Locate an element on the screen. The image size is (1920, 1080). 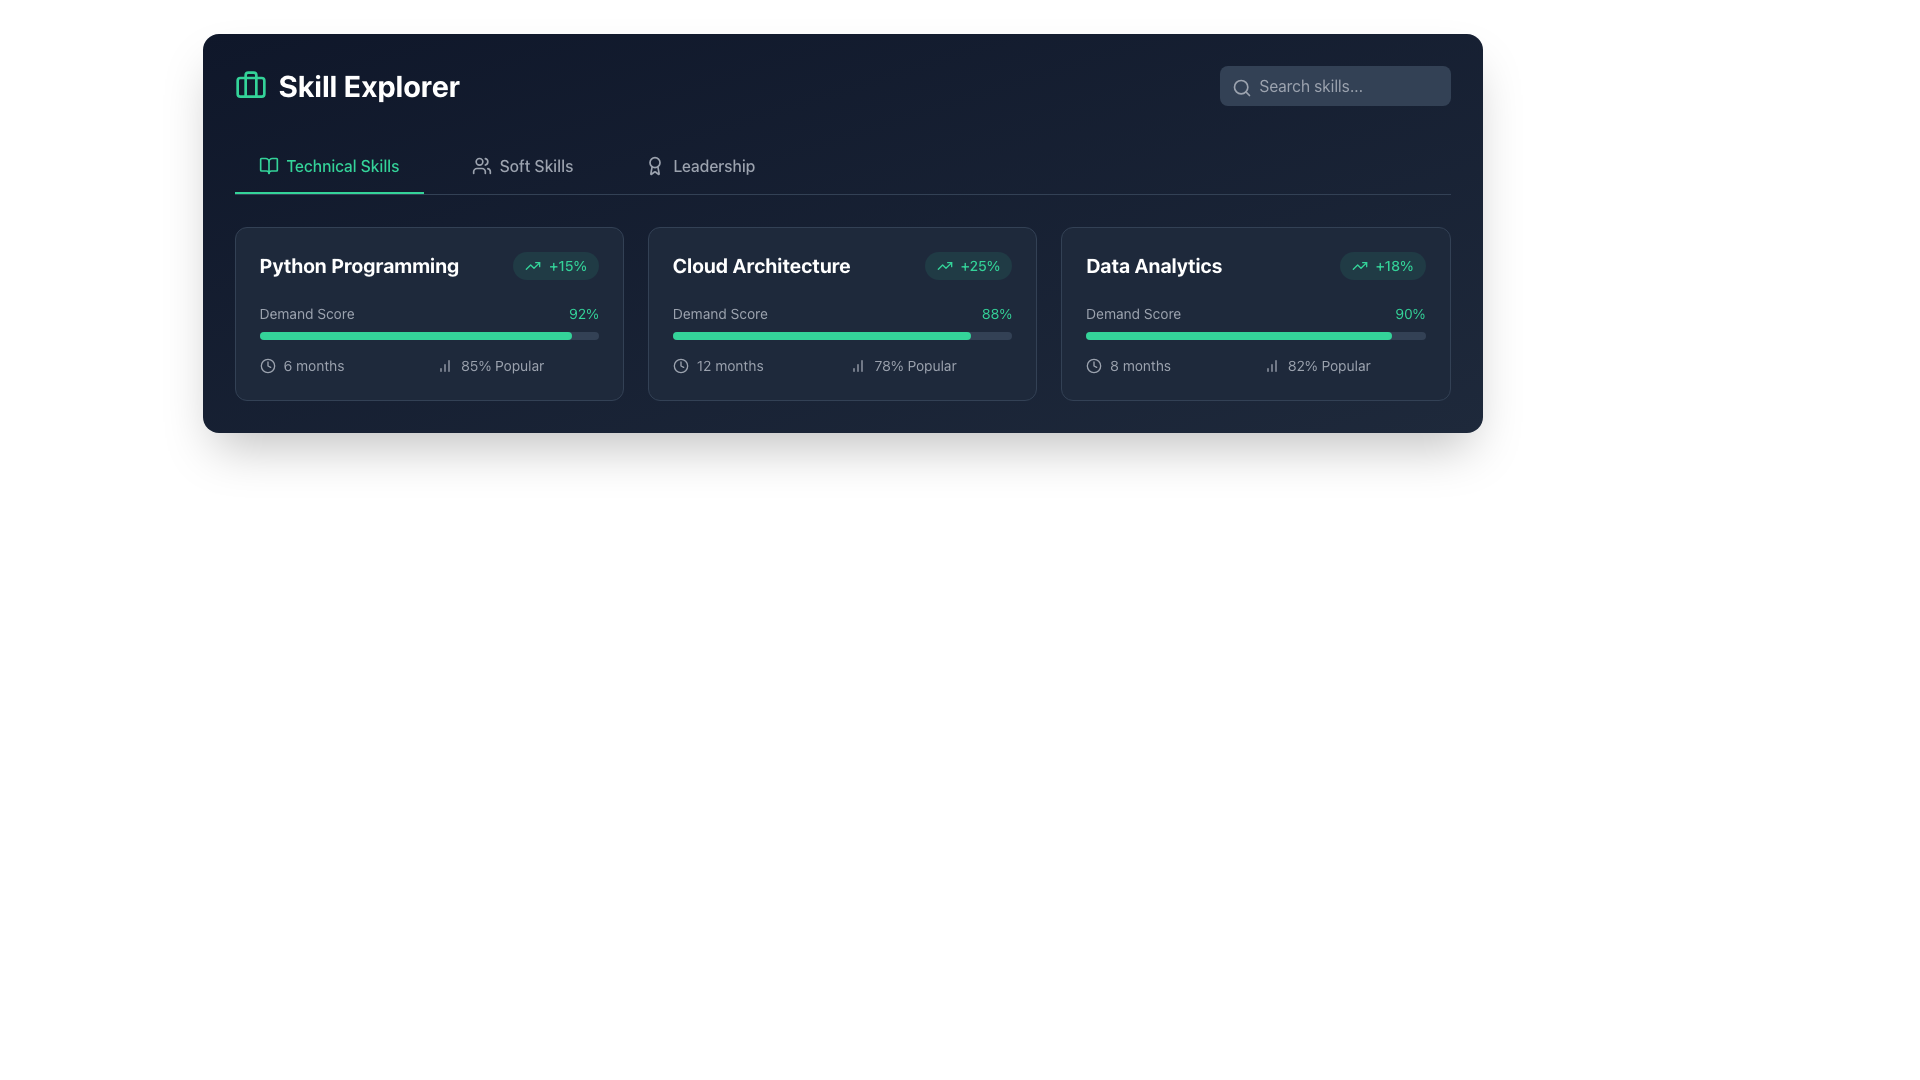
the 'Technical Skills' text label, which is styled in green on a dark background and positioned under the 'Skill Explorer' heading is located at coordinates (343, 164).